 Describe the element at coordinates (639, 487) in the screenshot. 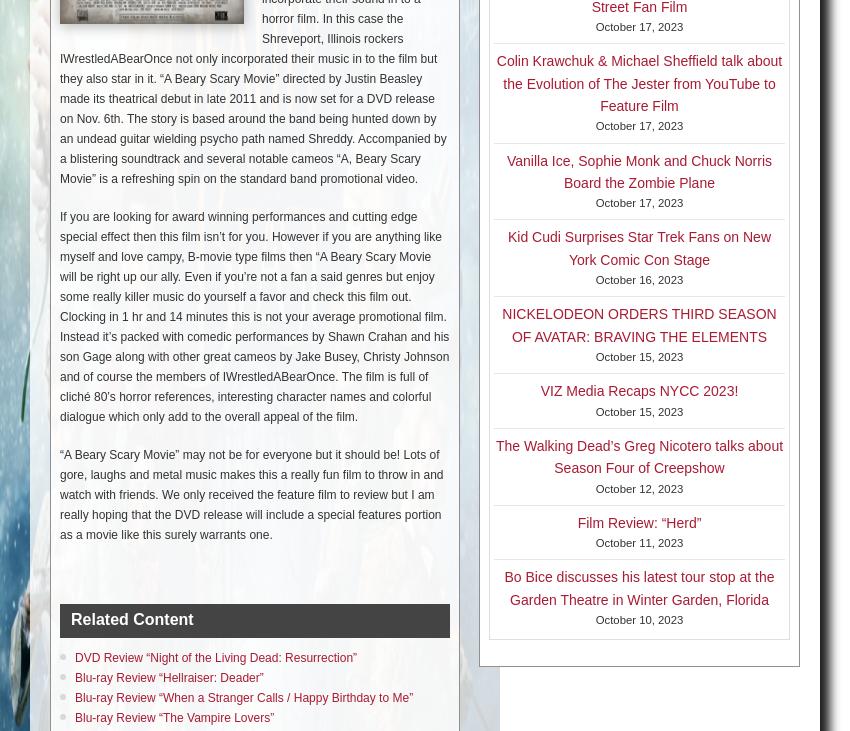

I see `'October 12, 2023'` at that location.